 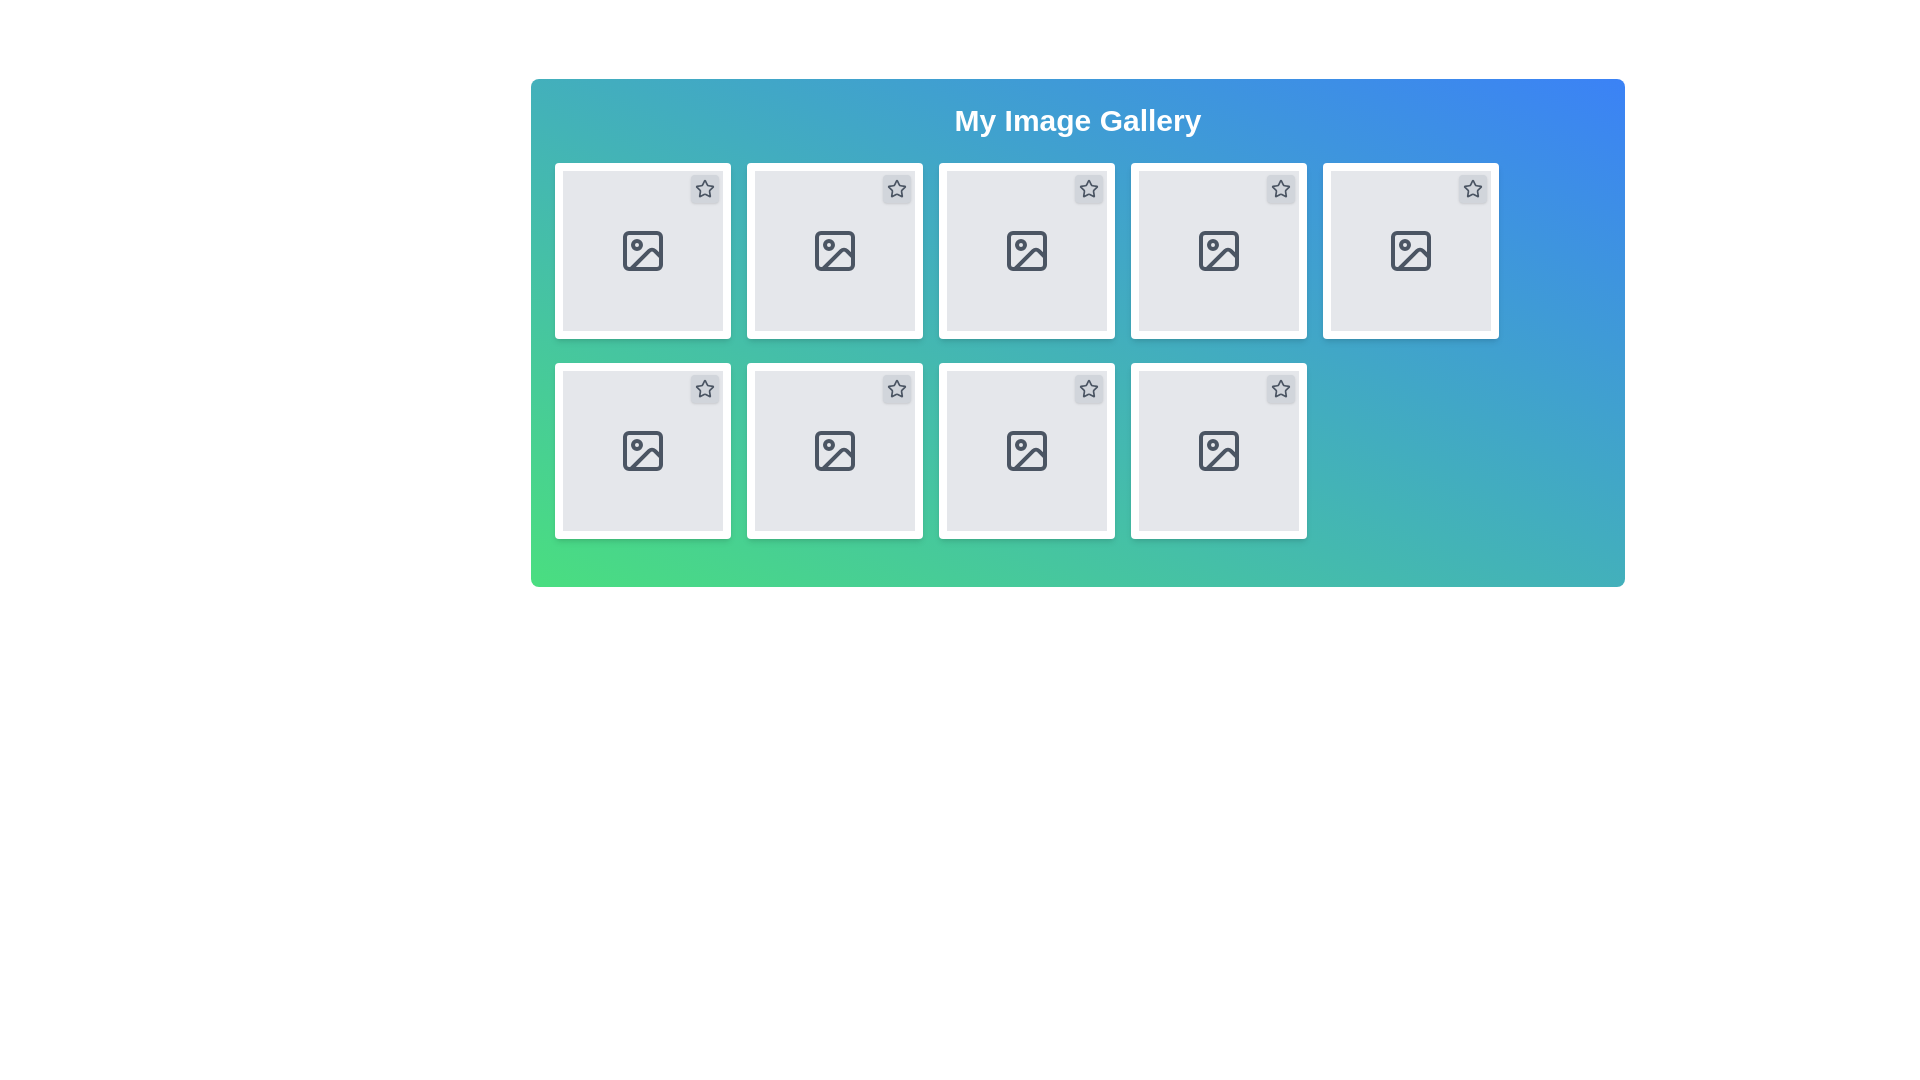 I want to click on the star icon button in the top-right corner of the second image tile, so click(x=896, y=189).